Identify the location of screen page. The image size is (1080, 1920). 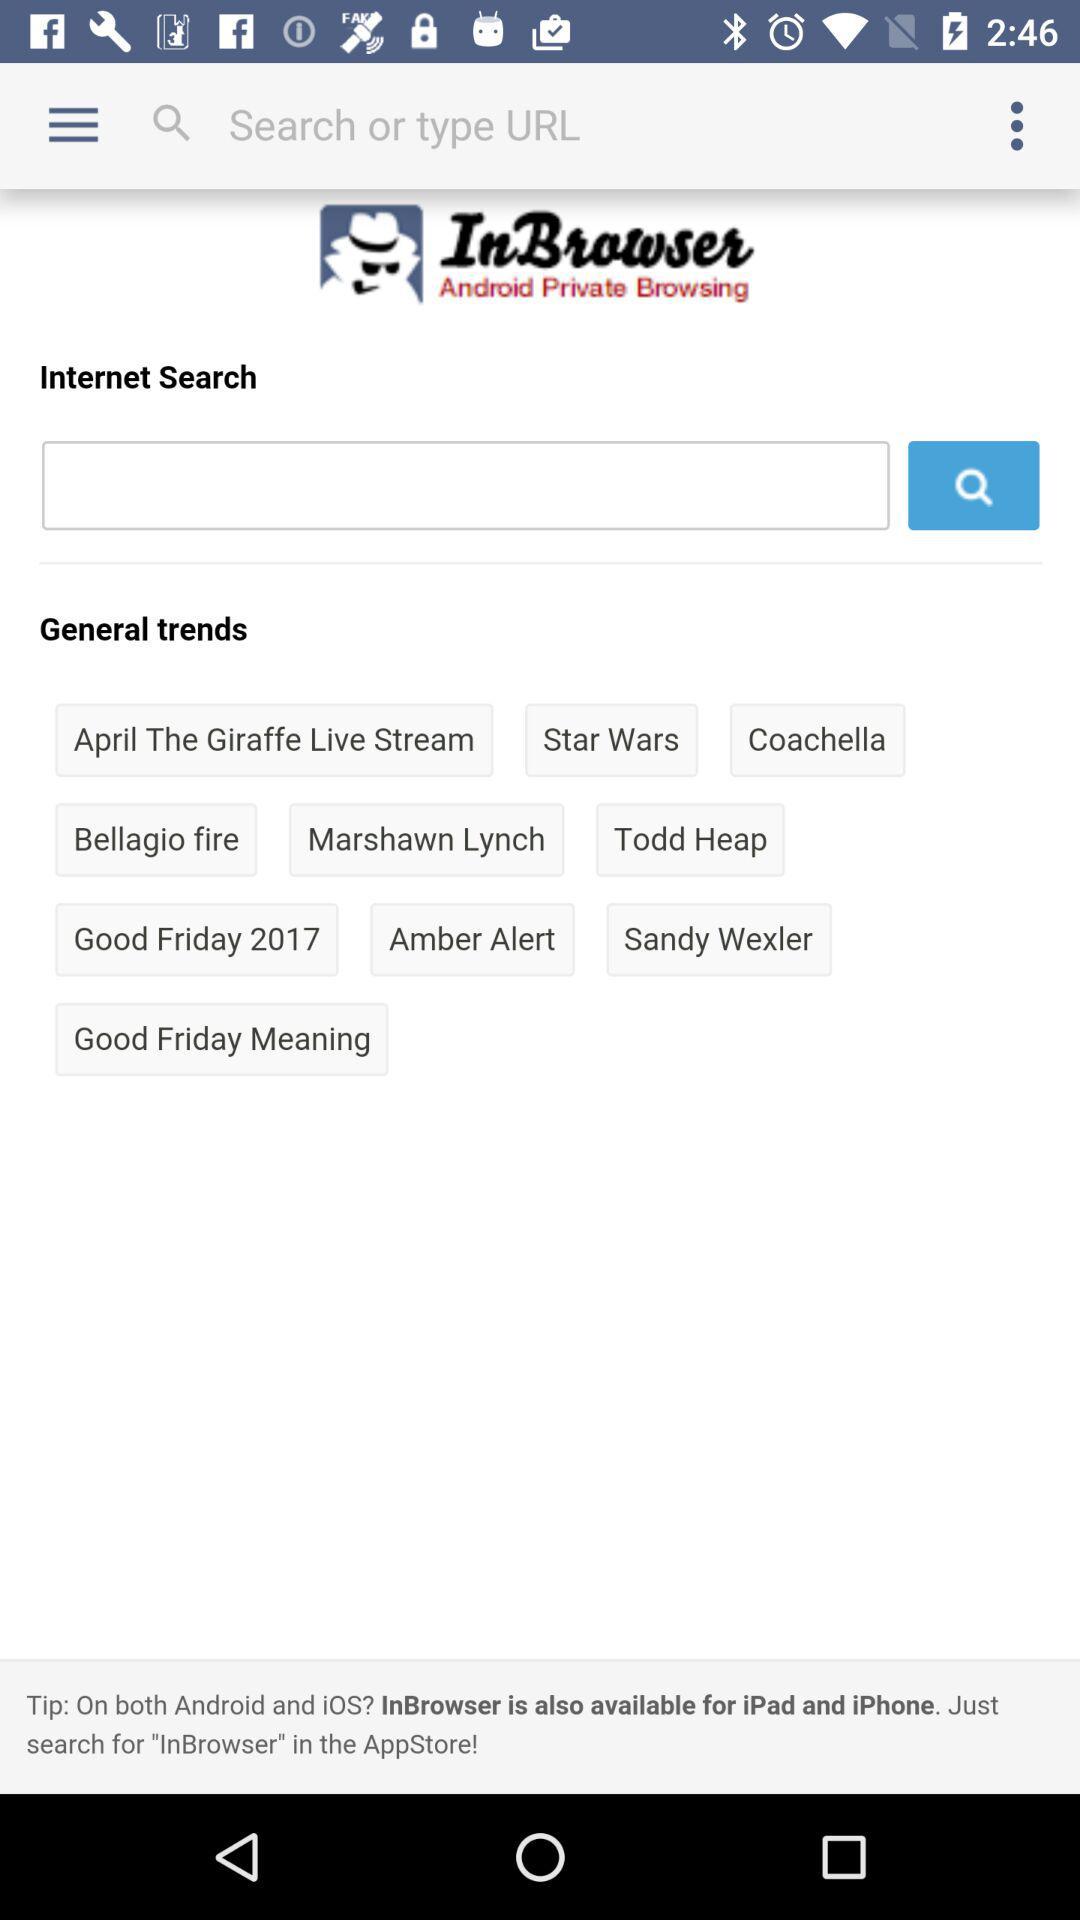
(540, 991).